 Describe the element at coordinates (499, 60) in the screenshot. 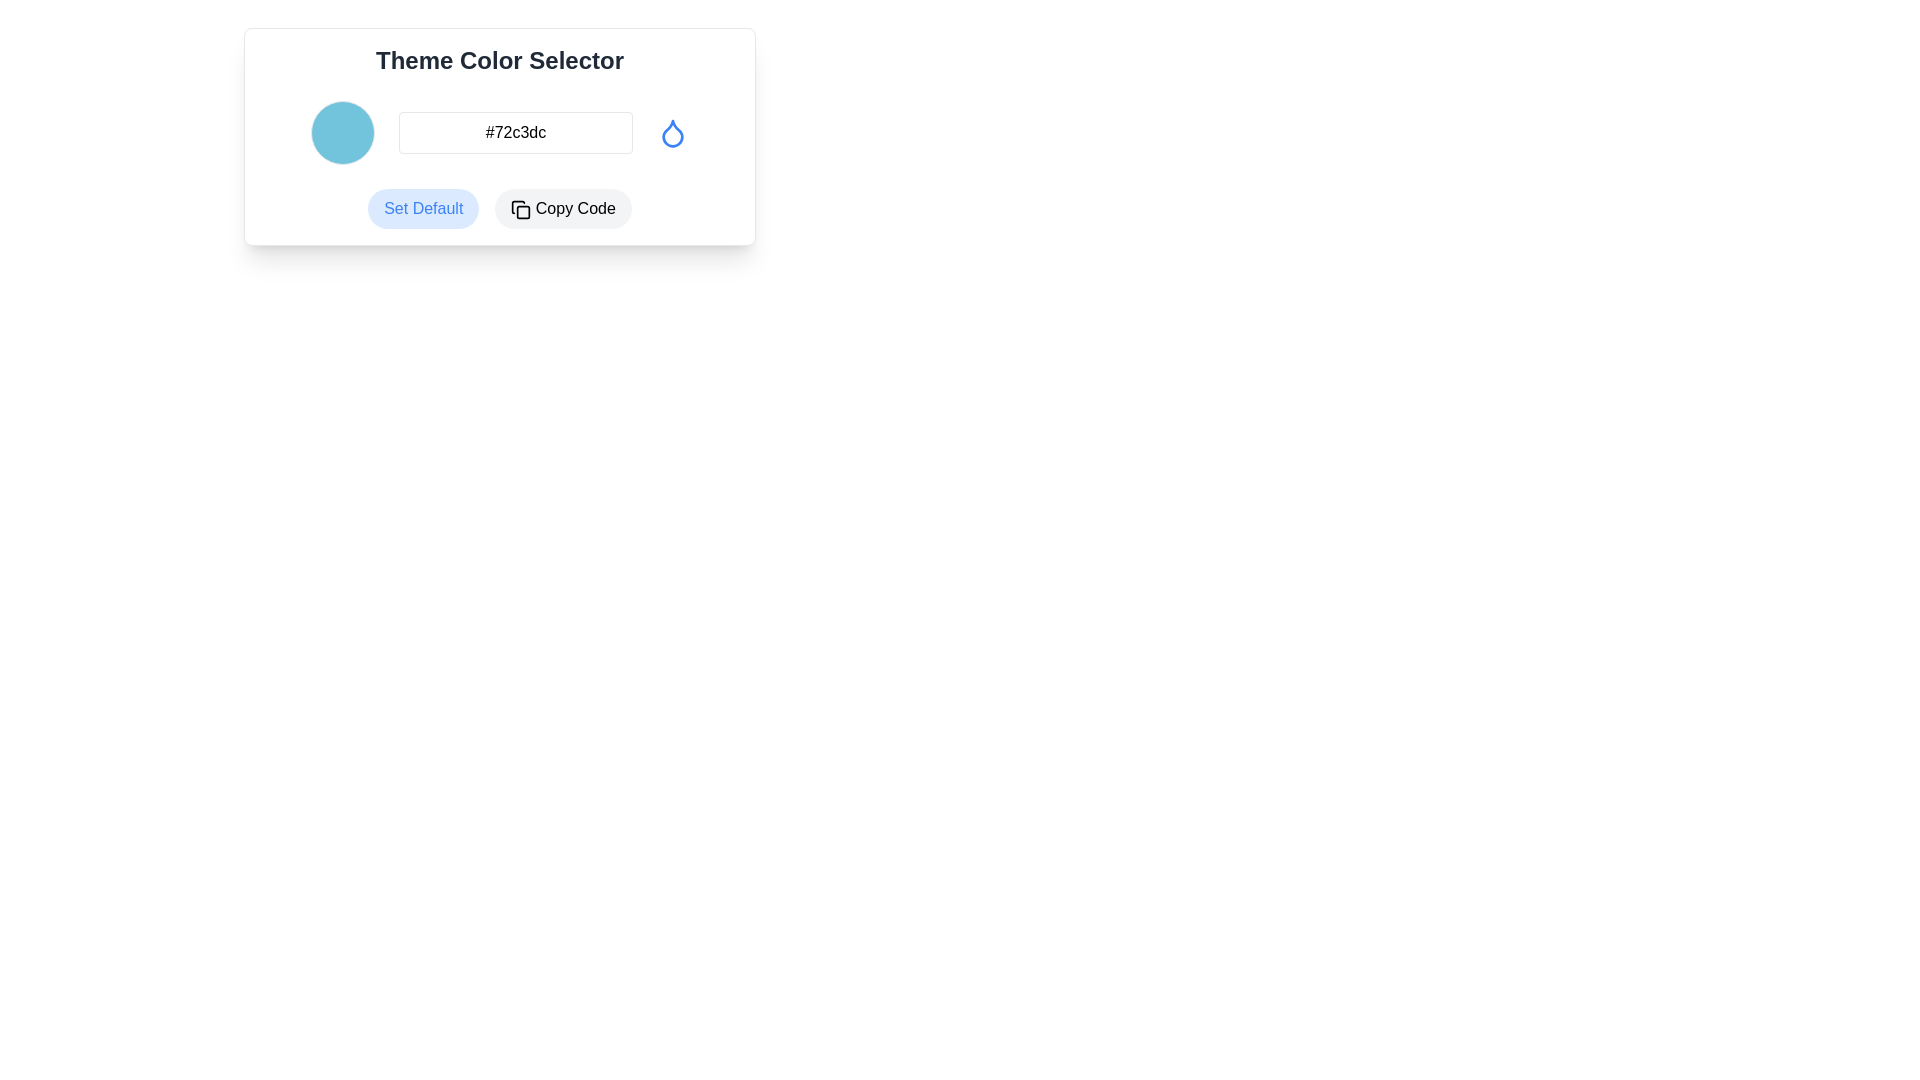

I see `the Header text at the top of the theme color selection interface` at that location.